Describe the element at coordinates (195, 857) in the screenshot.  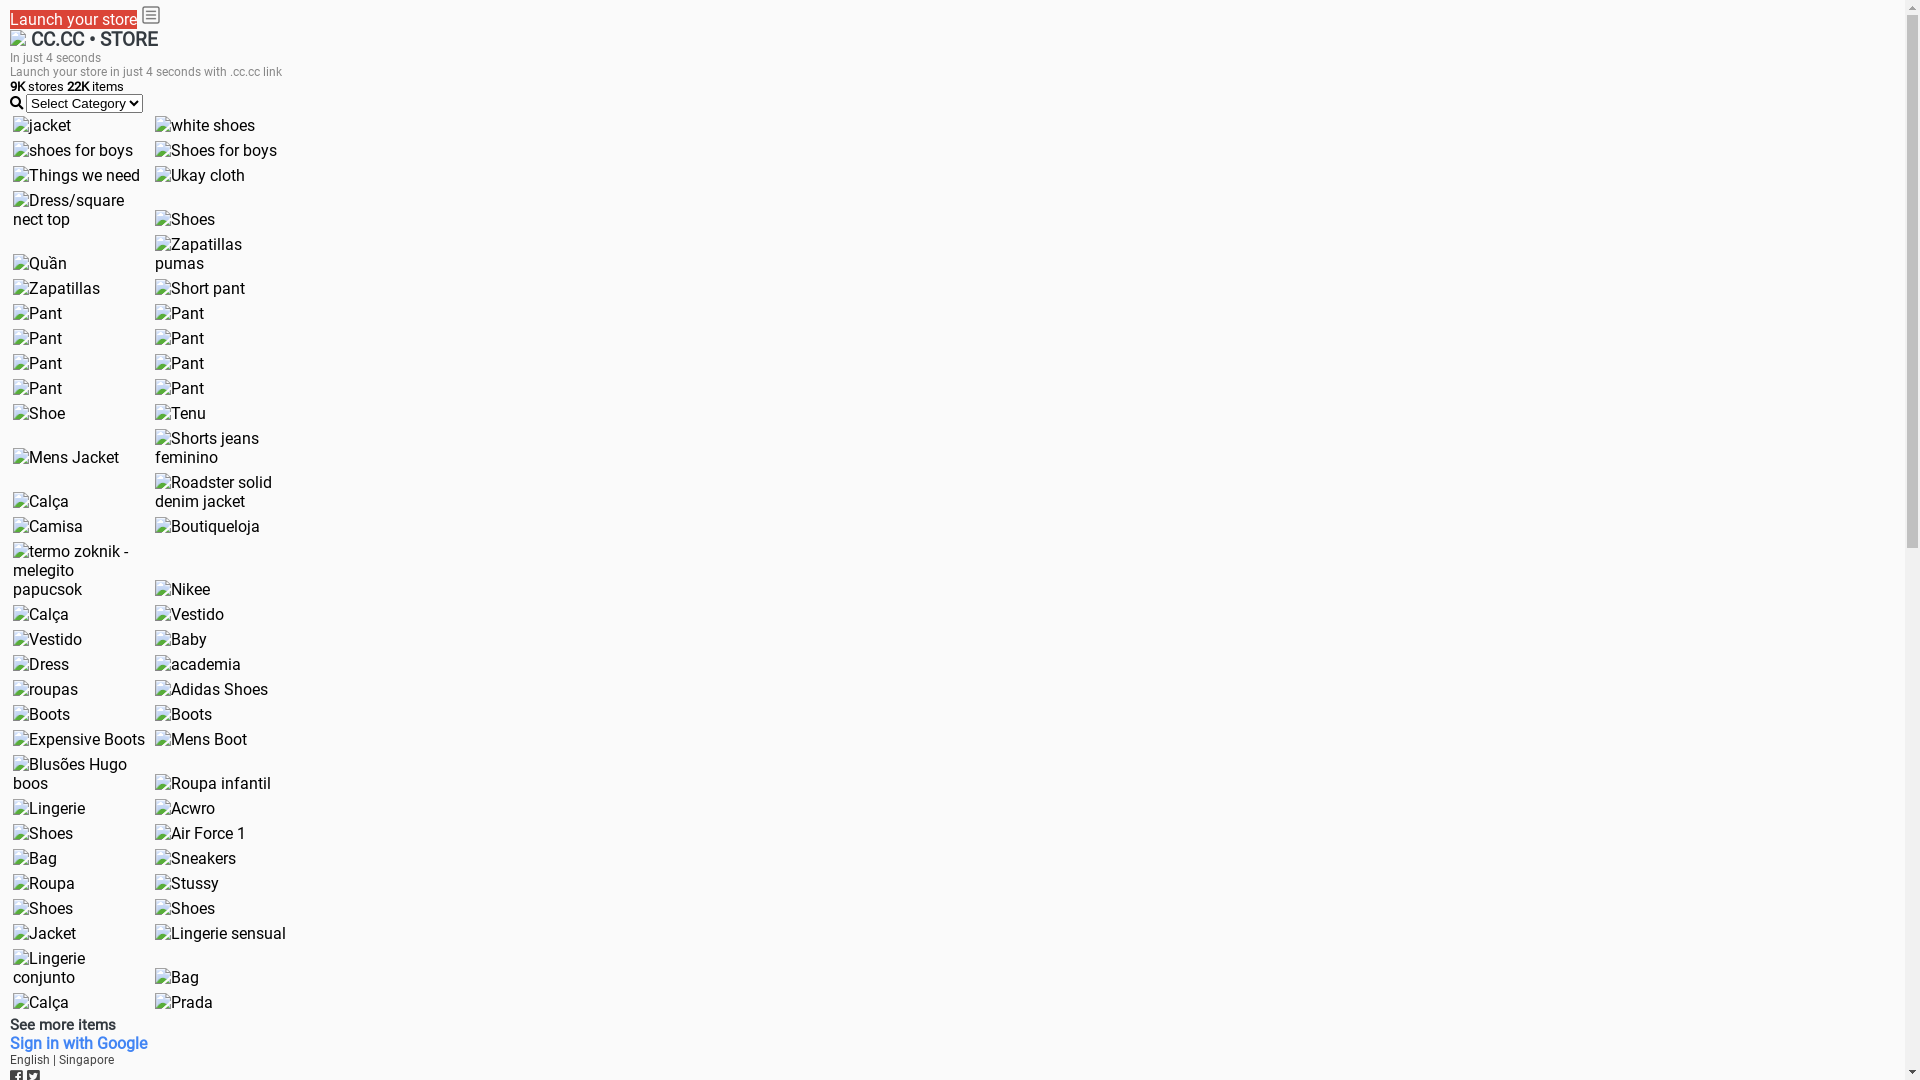
I see `'Sneakers'` at that location.